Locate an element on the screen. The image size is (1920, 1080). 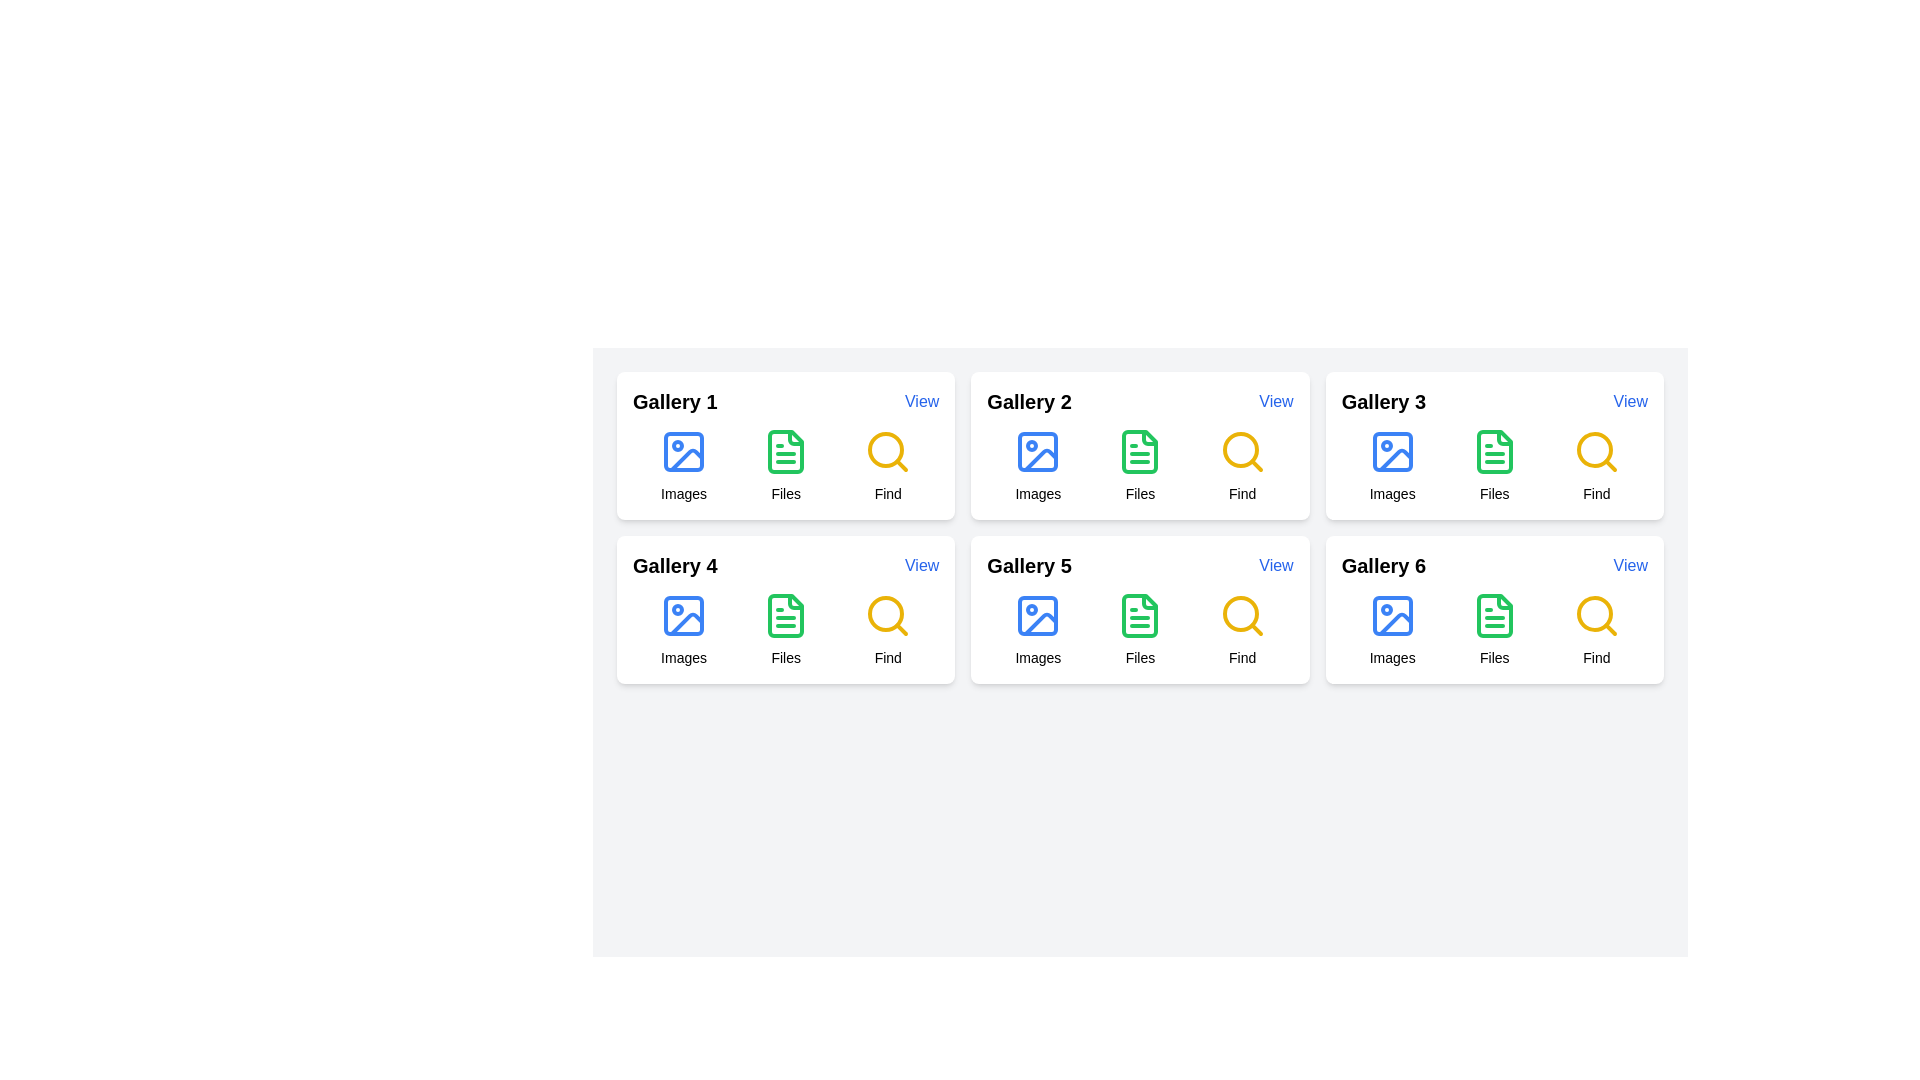
the 'Files' icon in the 'Gallery 3' group, located in the top-right section of the central gallery row is located at coordinates (1494, 451).